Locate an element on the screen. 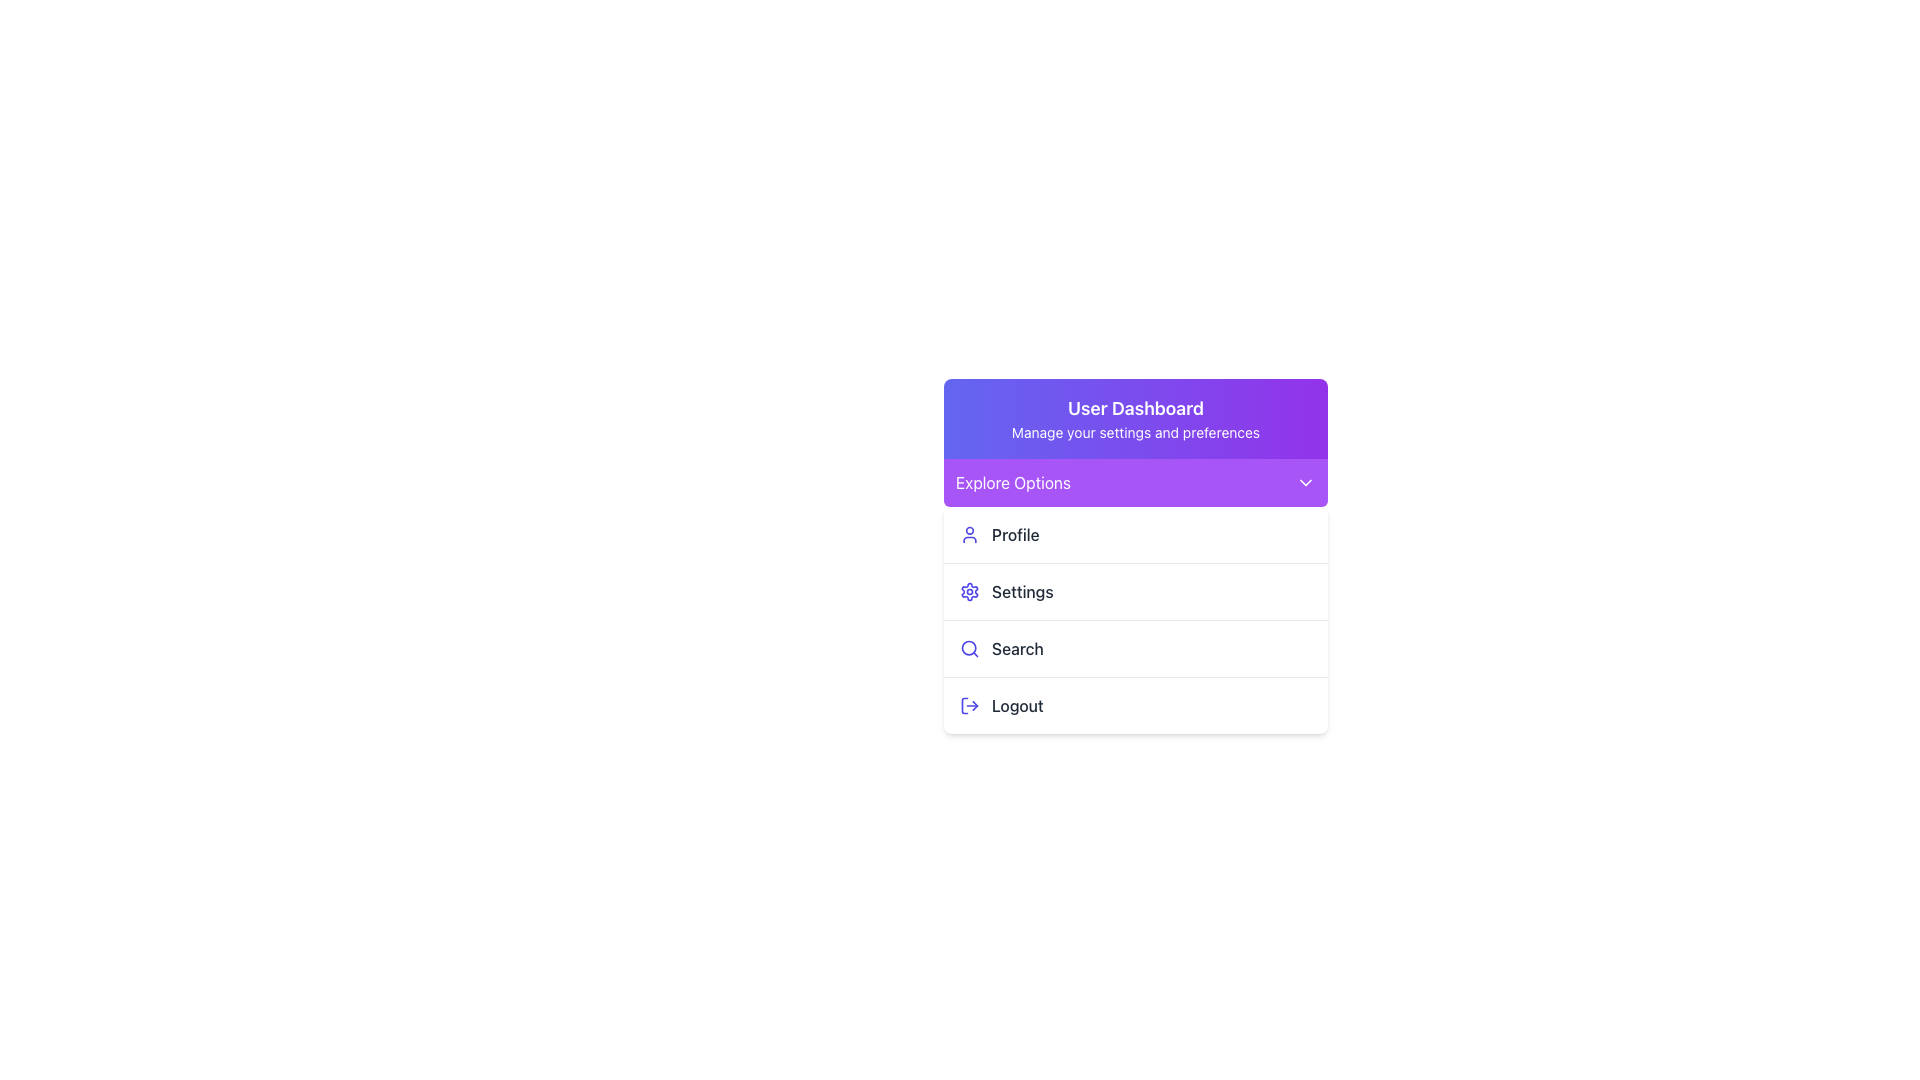  the 'Logout' icon located on the far left side of the 'Logout' menu option in the dropdown interface, adjacent to the 'Logout' text is located at coordinates (969, 704).